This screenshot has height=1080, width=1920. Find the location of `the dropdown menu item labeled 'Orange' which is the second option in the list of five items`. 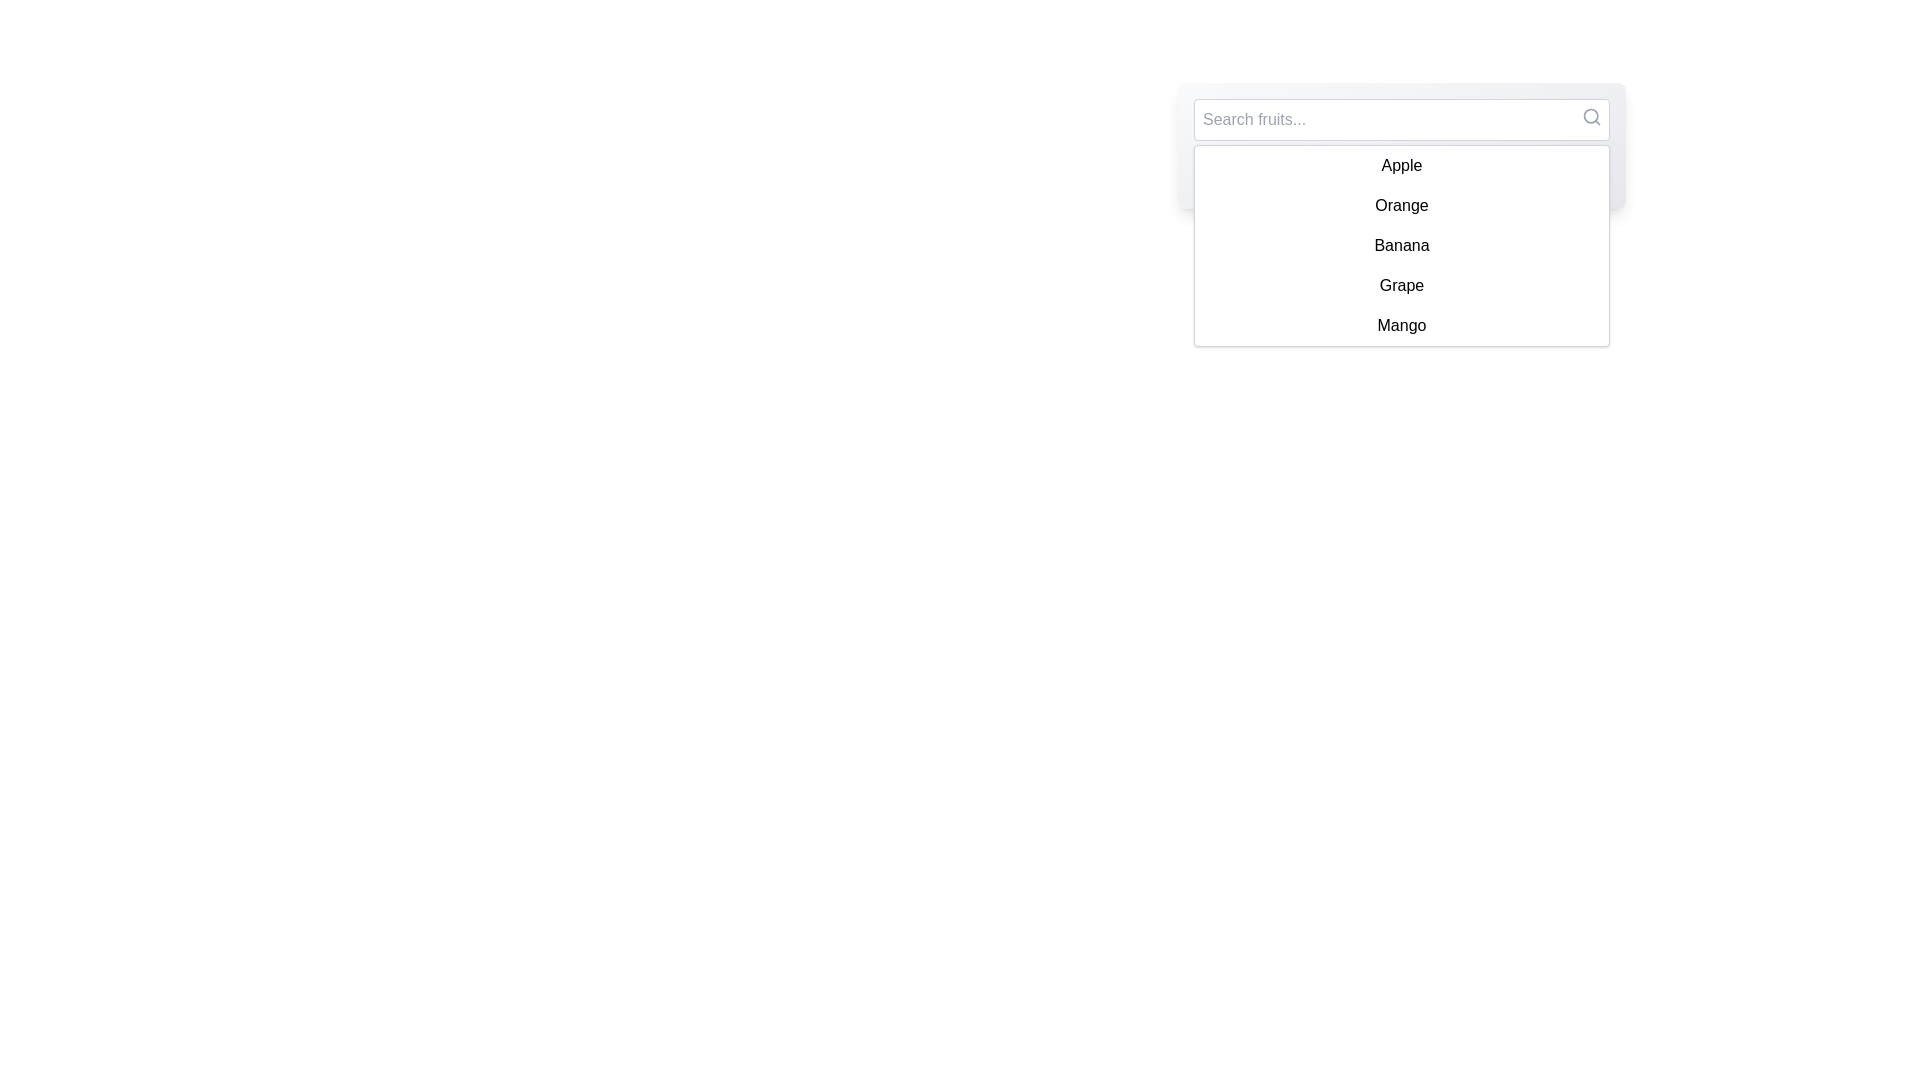

the dropdown menu item labeled 'Orange' which is the second option in the list of five items is located at coordinates (1400, 205).